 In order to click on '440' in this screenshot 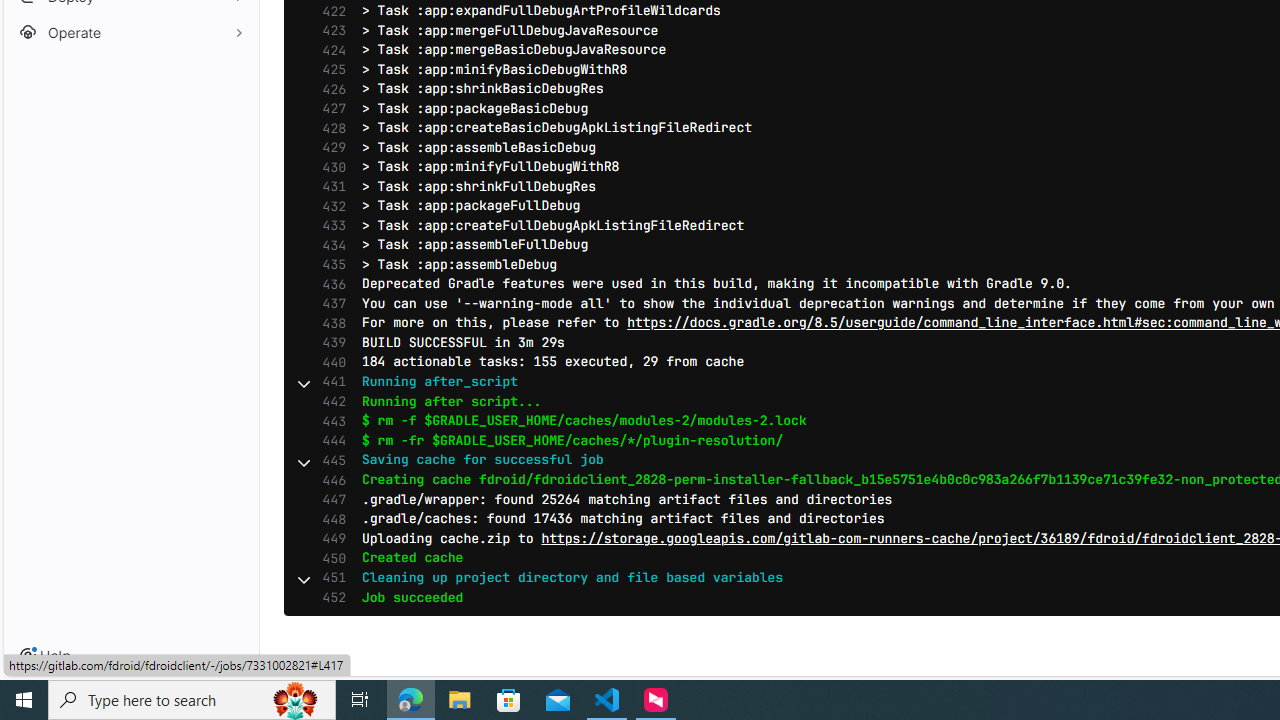, I will do `click(329, 362)`.